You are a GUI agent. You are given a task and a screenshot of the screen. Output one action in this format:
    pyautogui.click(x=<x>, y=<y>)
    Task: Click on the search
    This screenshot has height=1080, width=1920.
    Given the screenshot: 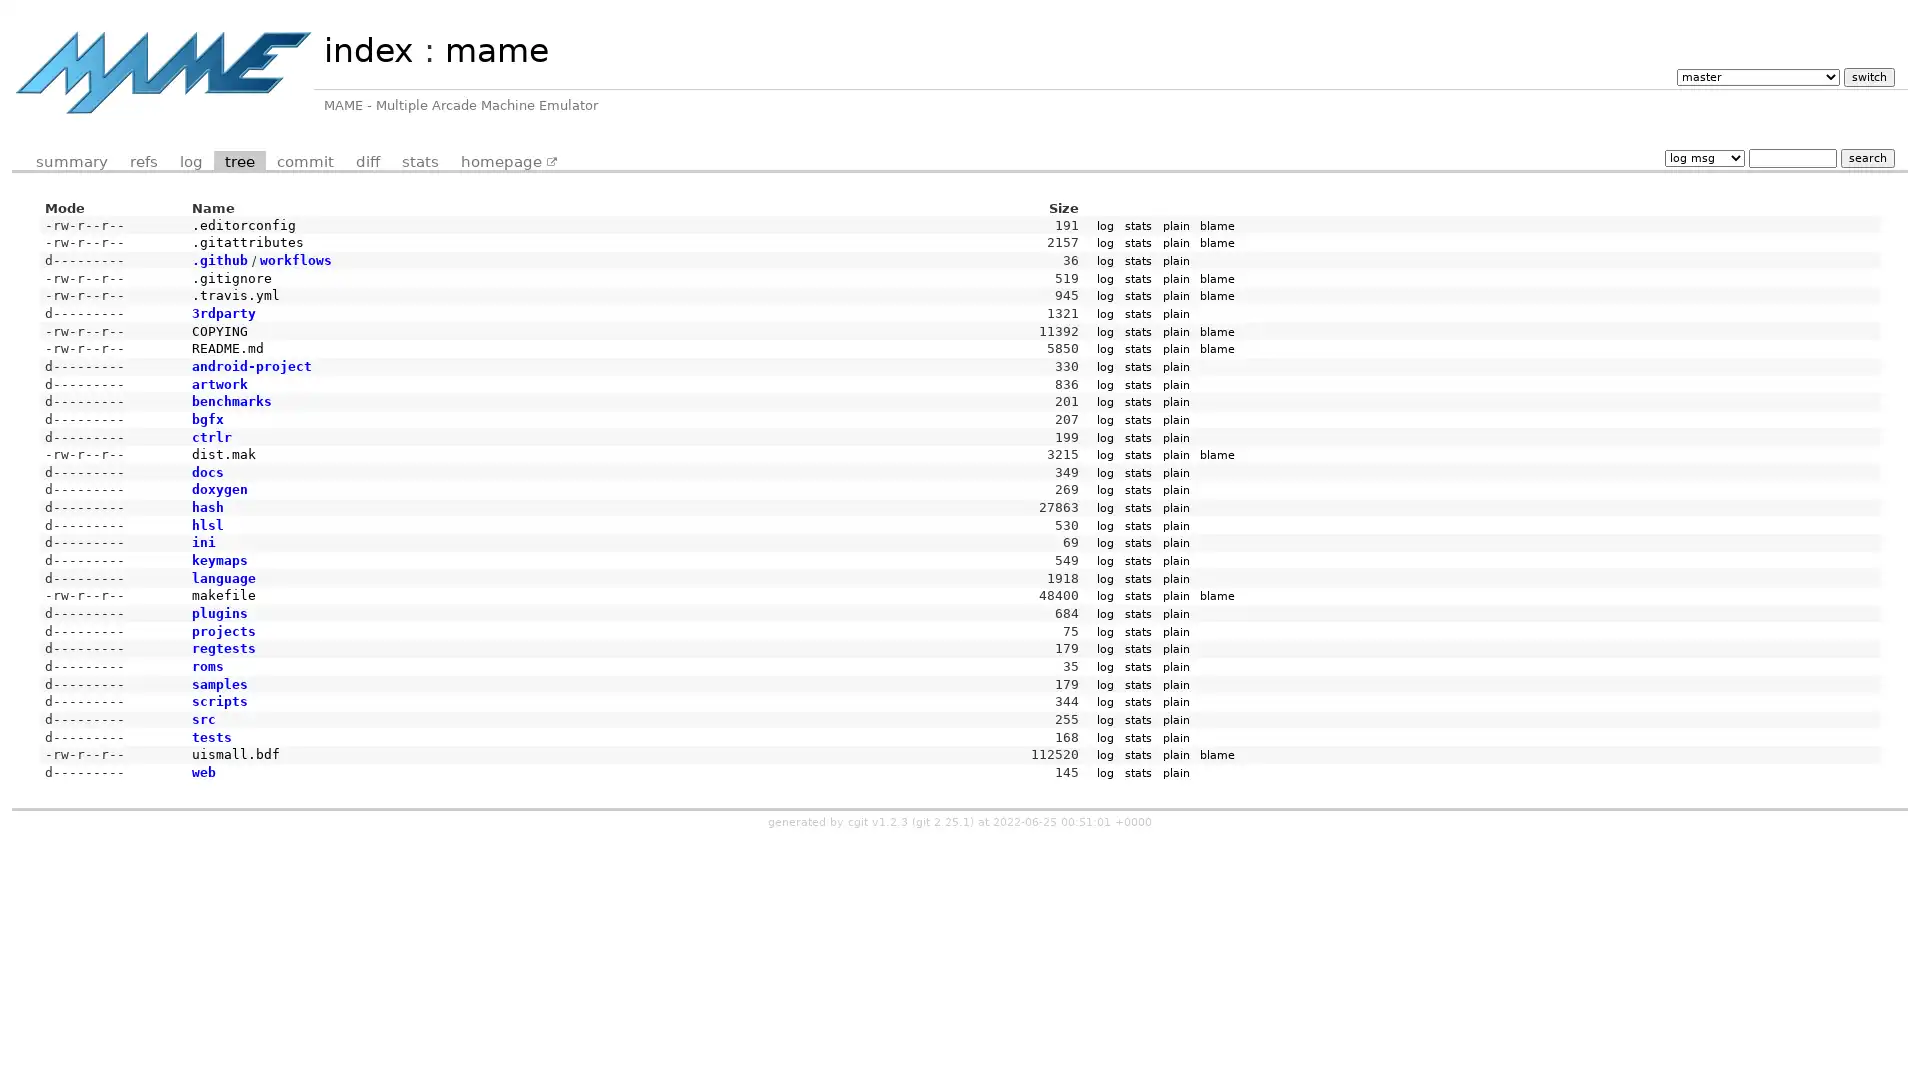 What is the action you would take?
    pyautogui.click(x=1866, y=156)
    